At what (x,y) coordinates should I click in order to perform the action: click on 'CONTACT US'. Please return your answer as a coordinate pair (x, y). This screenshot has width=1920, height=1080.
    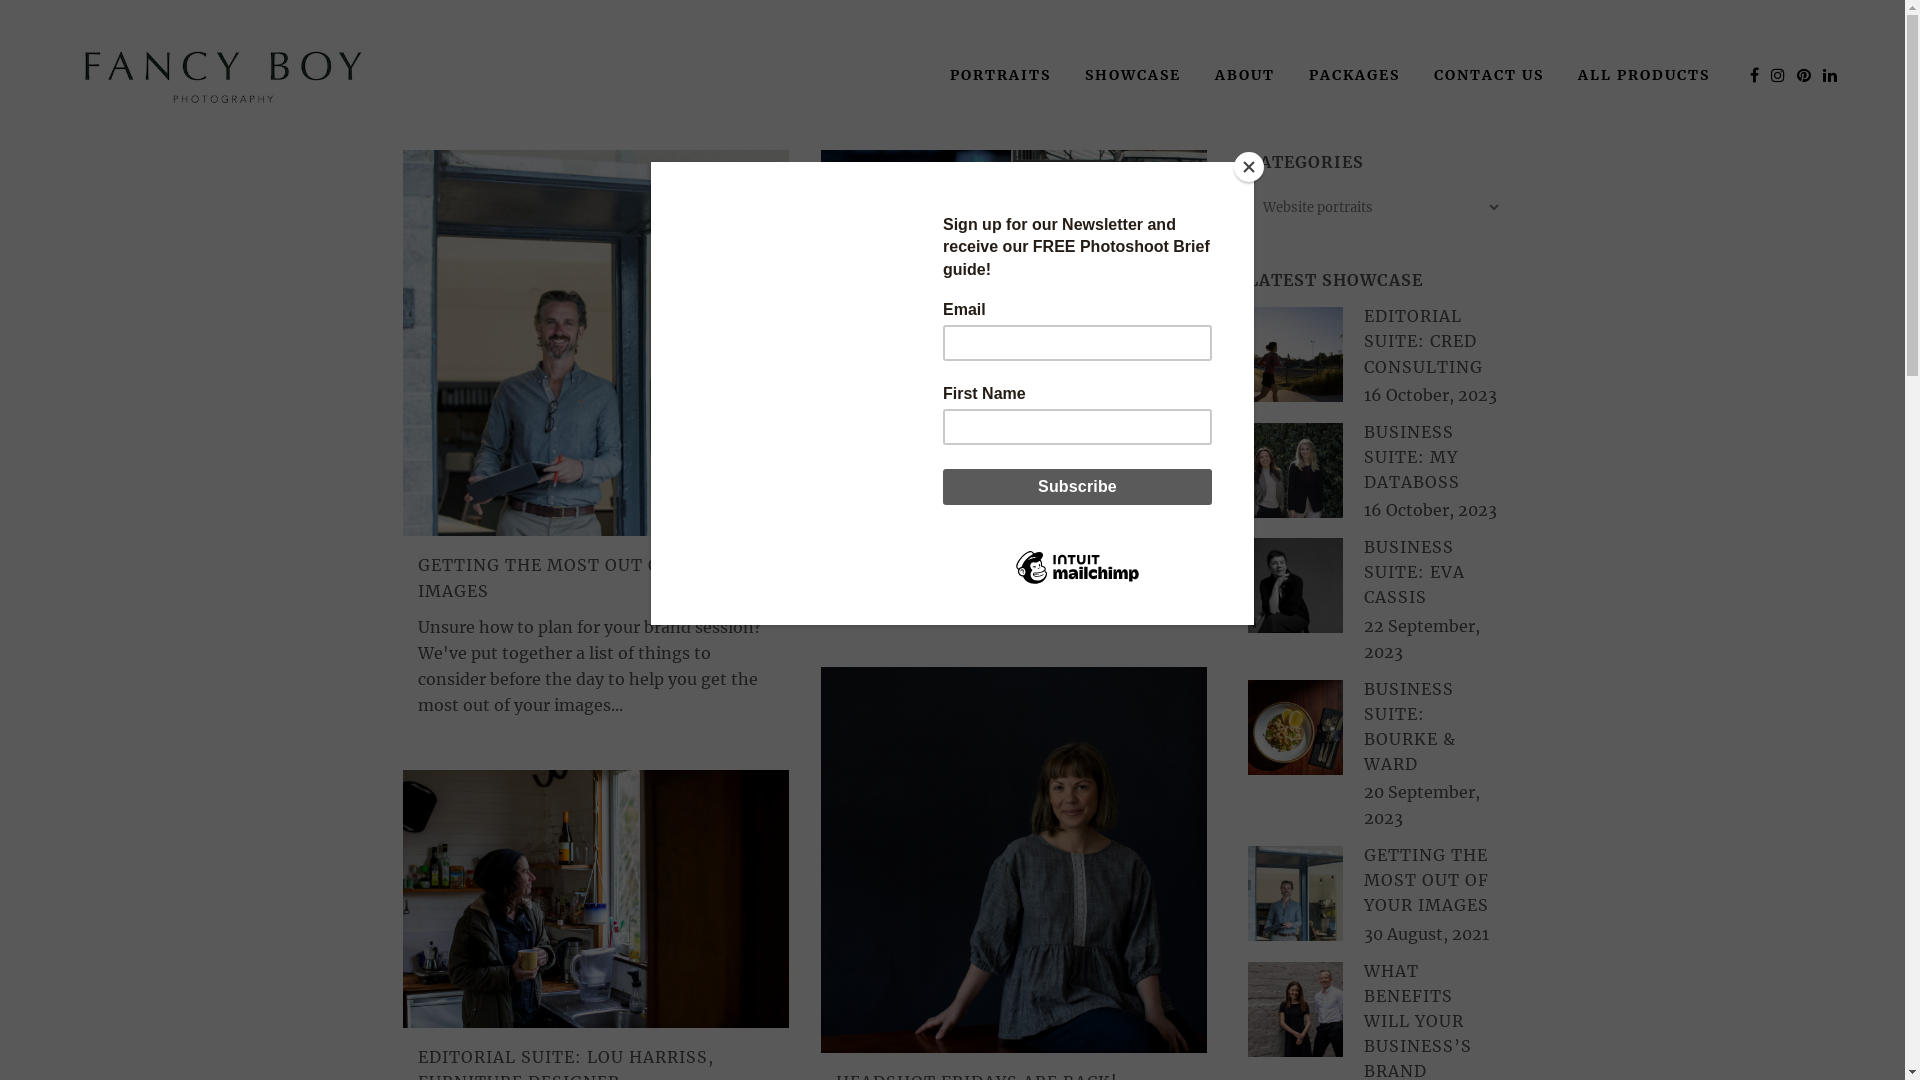
    Looking at the image, I should click on (1415, 73).